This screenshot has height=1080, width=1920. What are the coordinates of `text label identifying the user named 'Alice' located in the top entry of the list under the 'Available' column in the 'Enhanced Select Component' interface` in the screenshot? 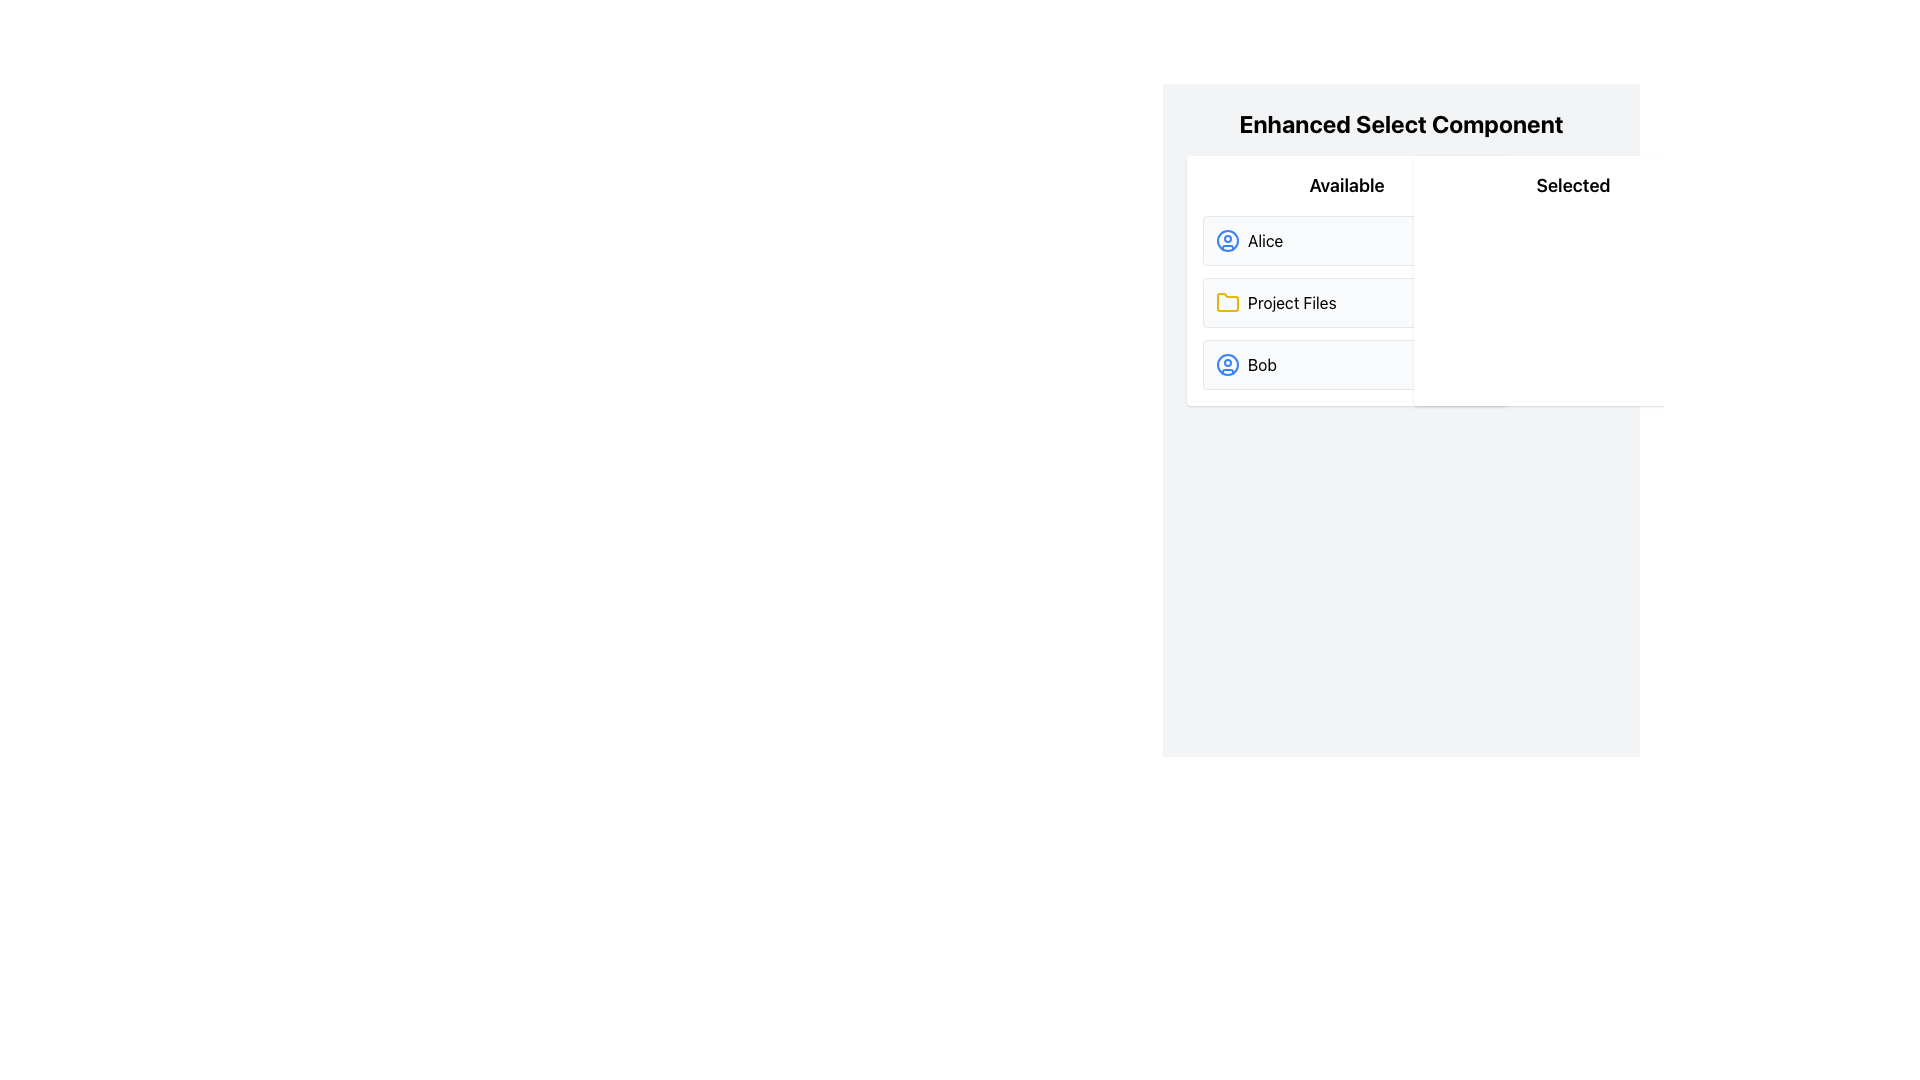 It's located at (1264, 239).